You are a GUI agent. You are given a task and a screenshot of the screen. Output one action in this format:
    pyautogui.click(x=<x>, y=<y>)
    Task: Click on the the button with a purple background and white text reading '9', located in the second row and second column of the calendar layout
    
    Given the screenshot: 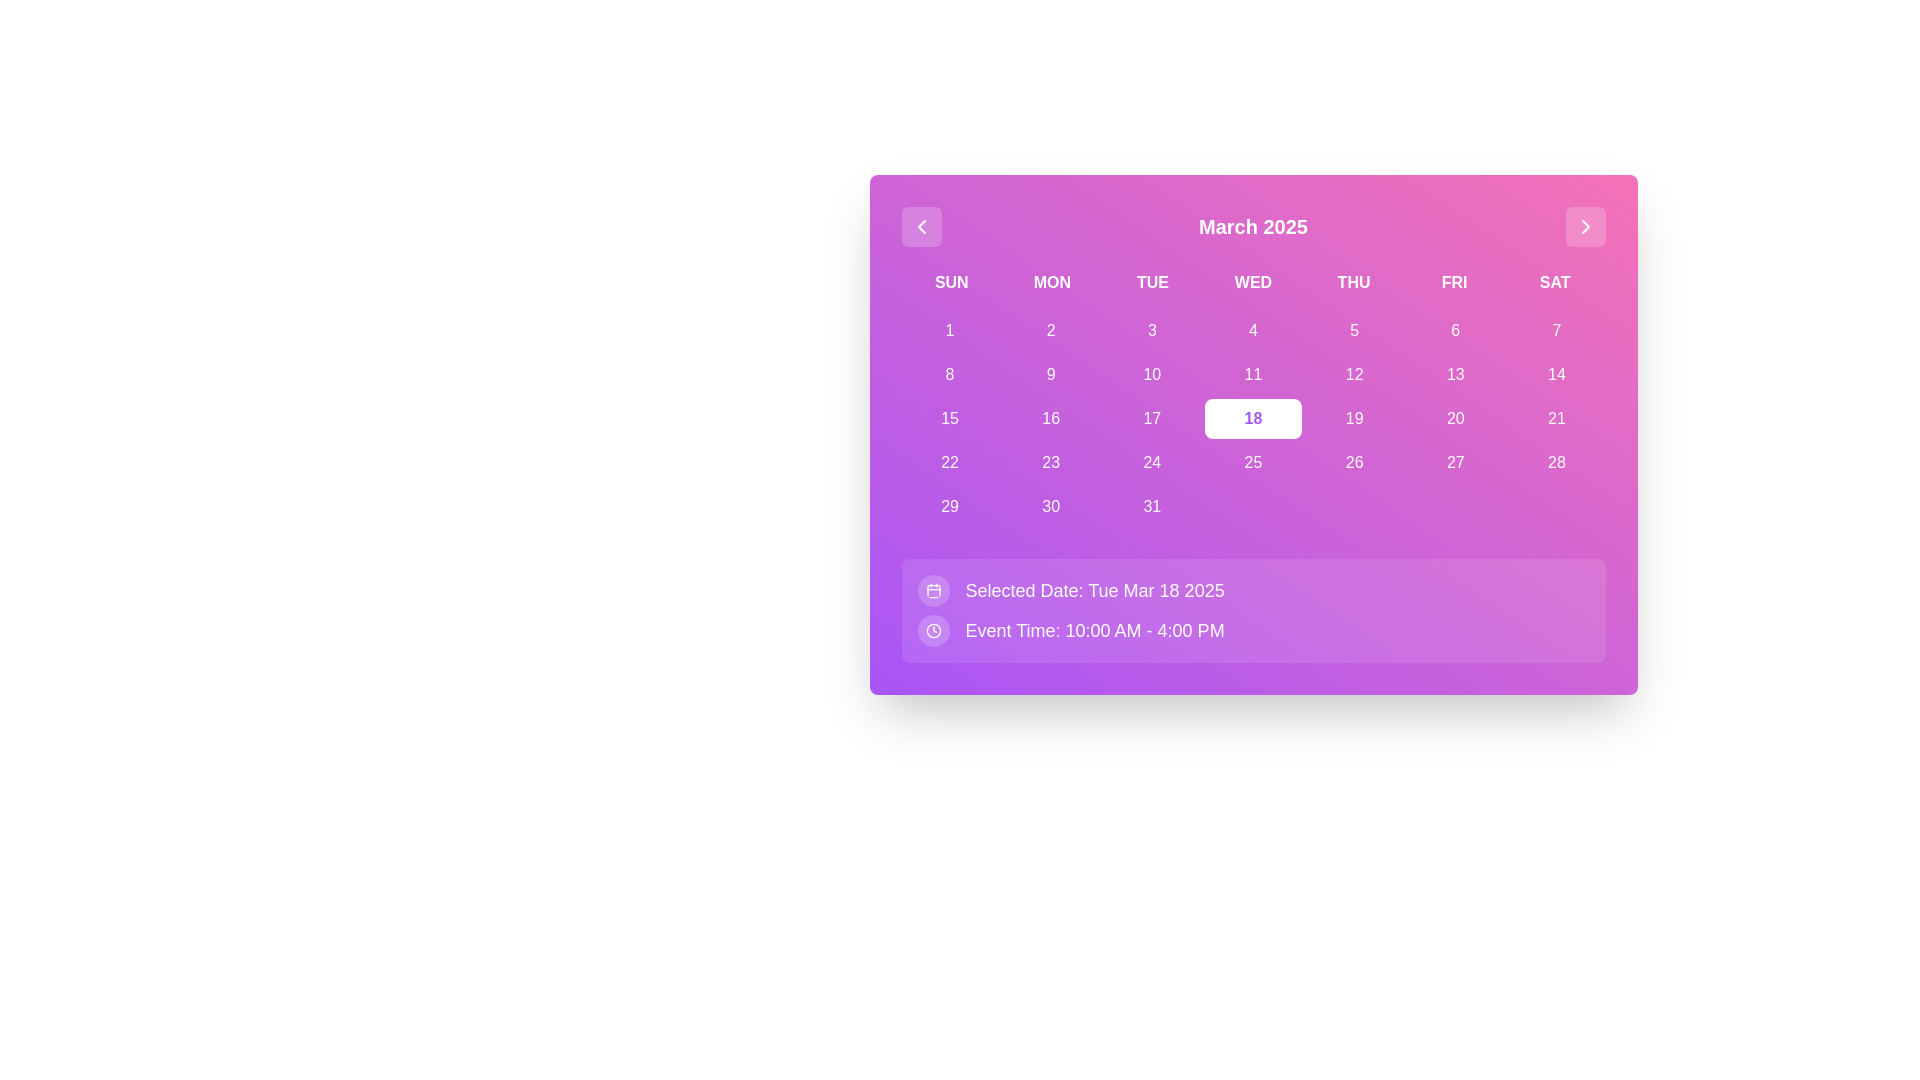 What is the action you would take?
    pyautogui.click(x=1050, y=374)
    